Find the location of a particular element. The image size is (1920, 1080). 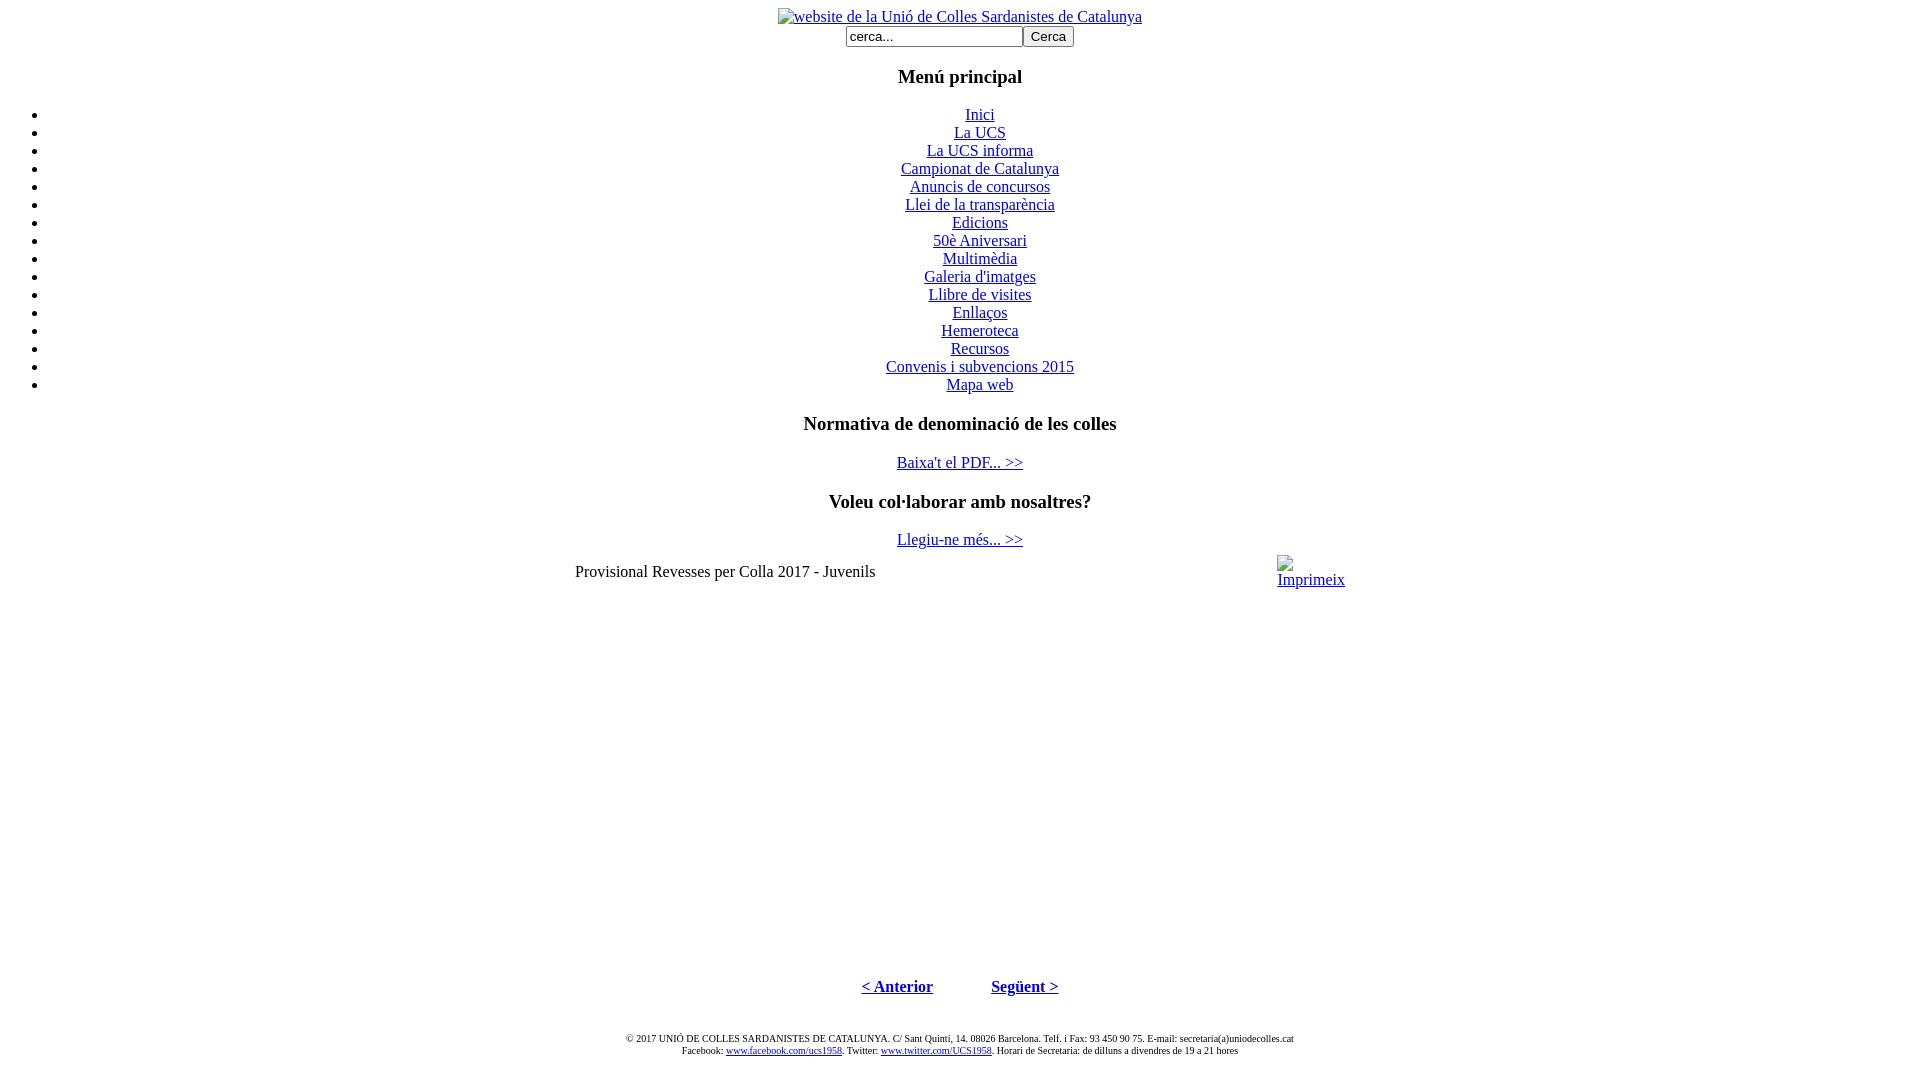

'Hemeroteca' is located at coordinates (979, 329).